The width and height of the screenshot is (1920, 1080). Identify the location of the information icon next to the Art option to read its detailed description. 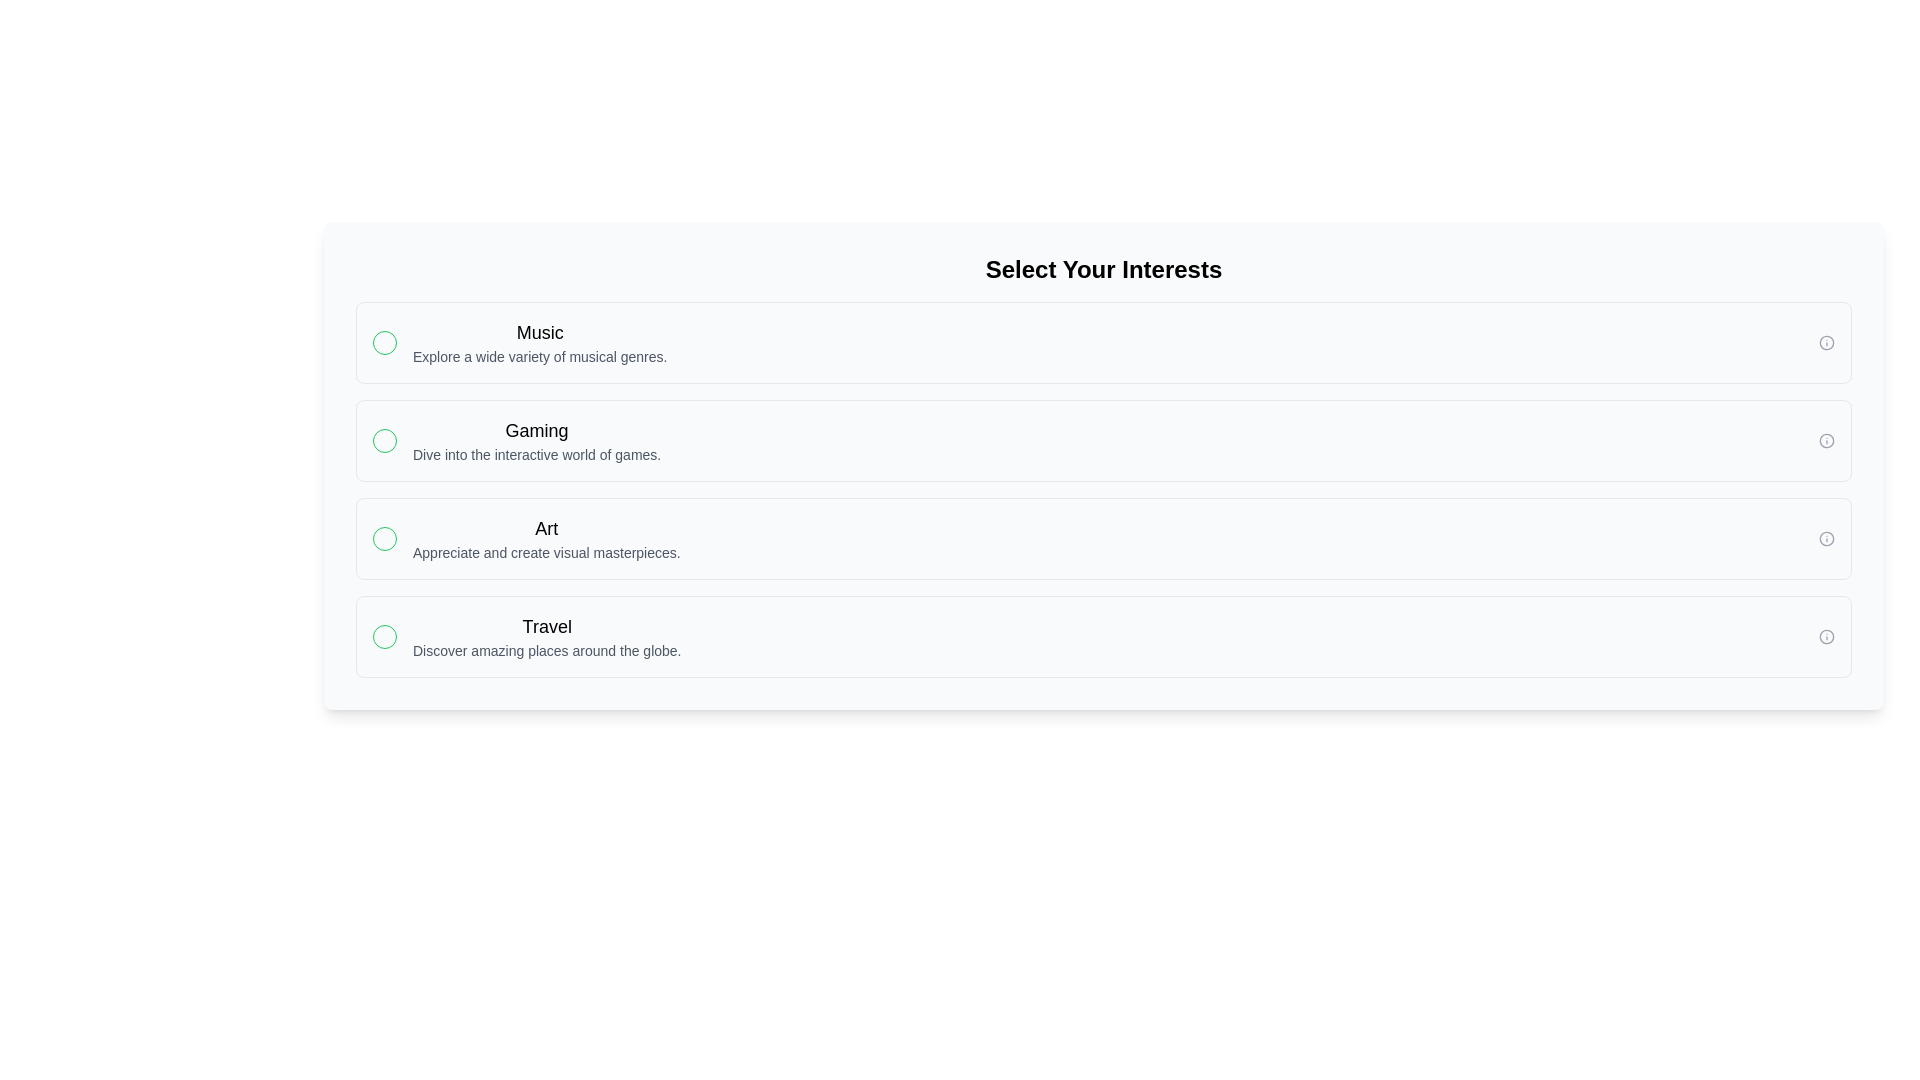
(1827, 538).